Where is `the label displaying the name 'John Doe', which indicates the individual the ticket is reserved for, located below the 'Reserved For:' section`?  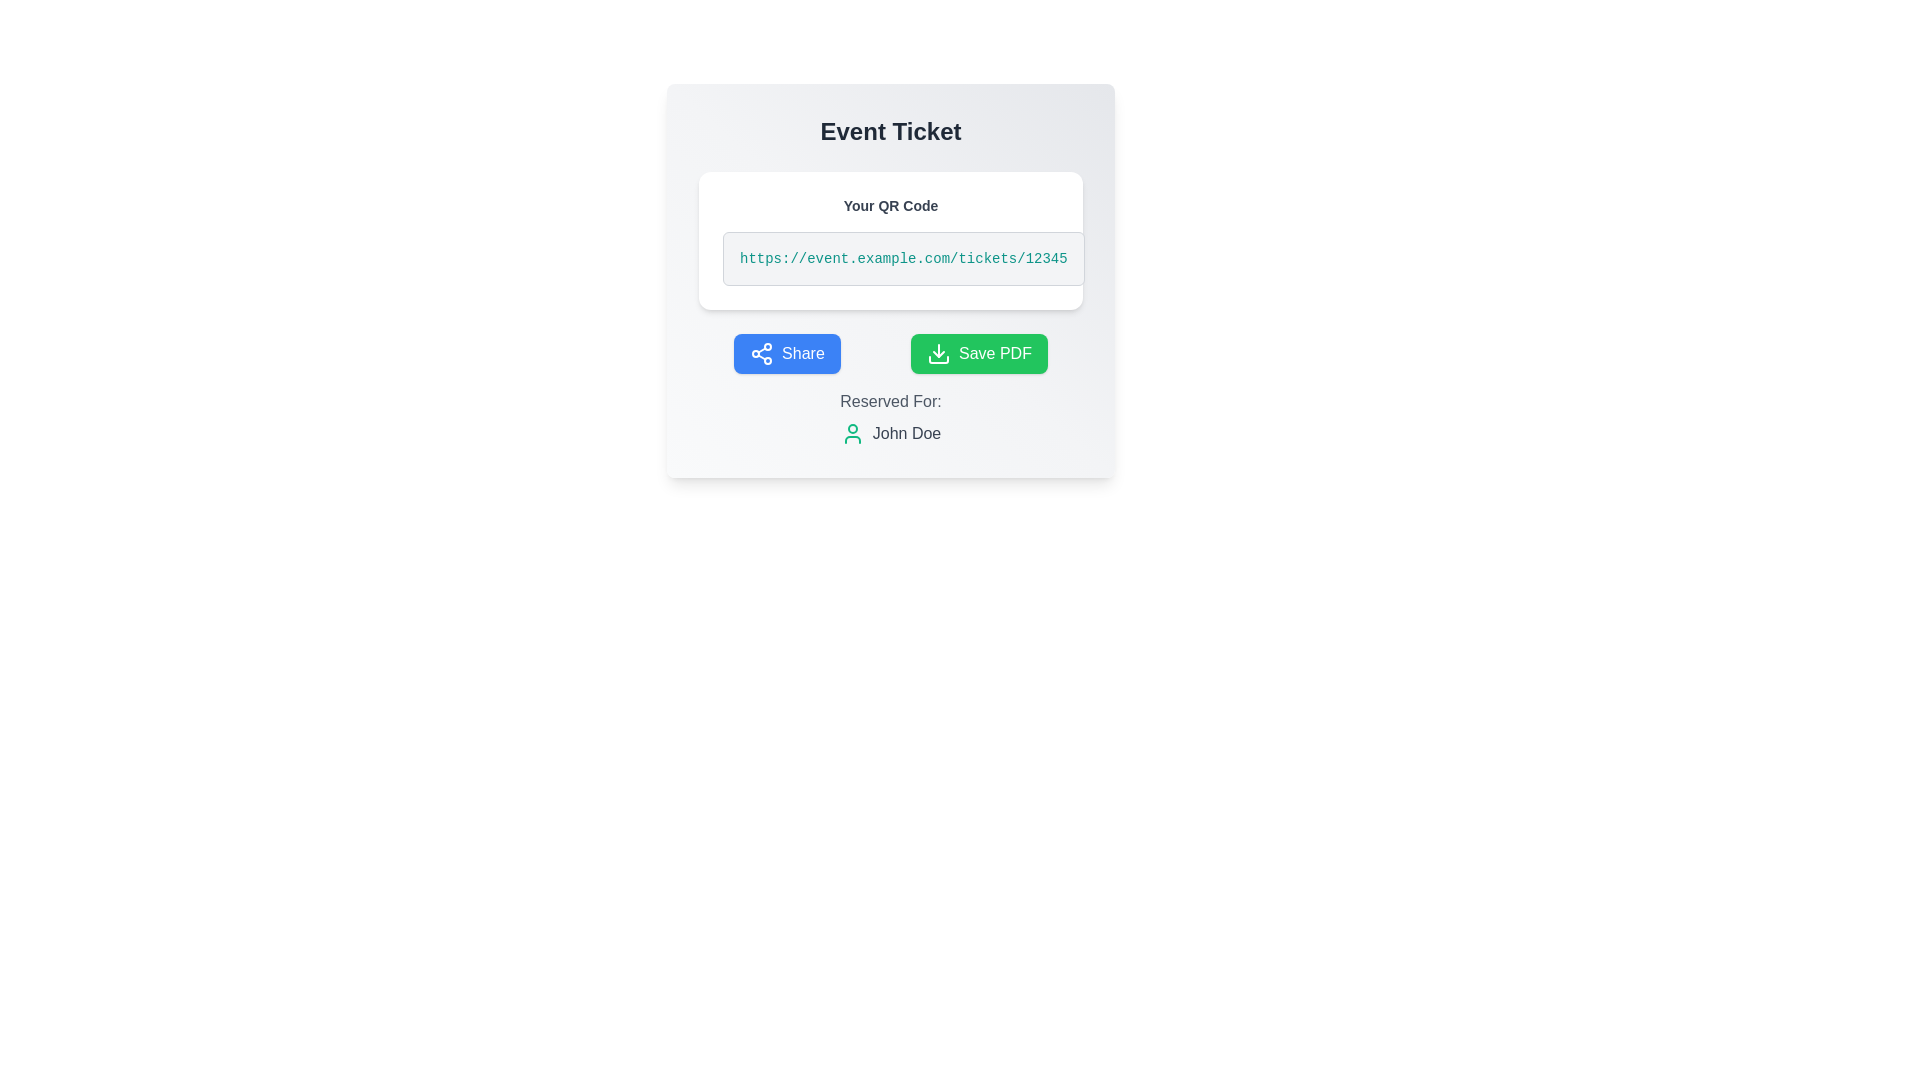
the label displaying the name 'John Doe', which indicates the individual the ticket is reserved for, located below the 'Reserved For:' section is located at coordinates (890, 433).